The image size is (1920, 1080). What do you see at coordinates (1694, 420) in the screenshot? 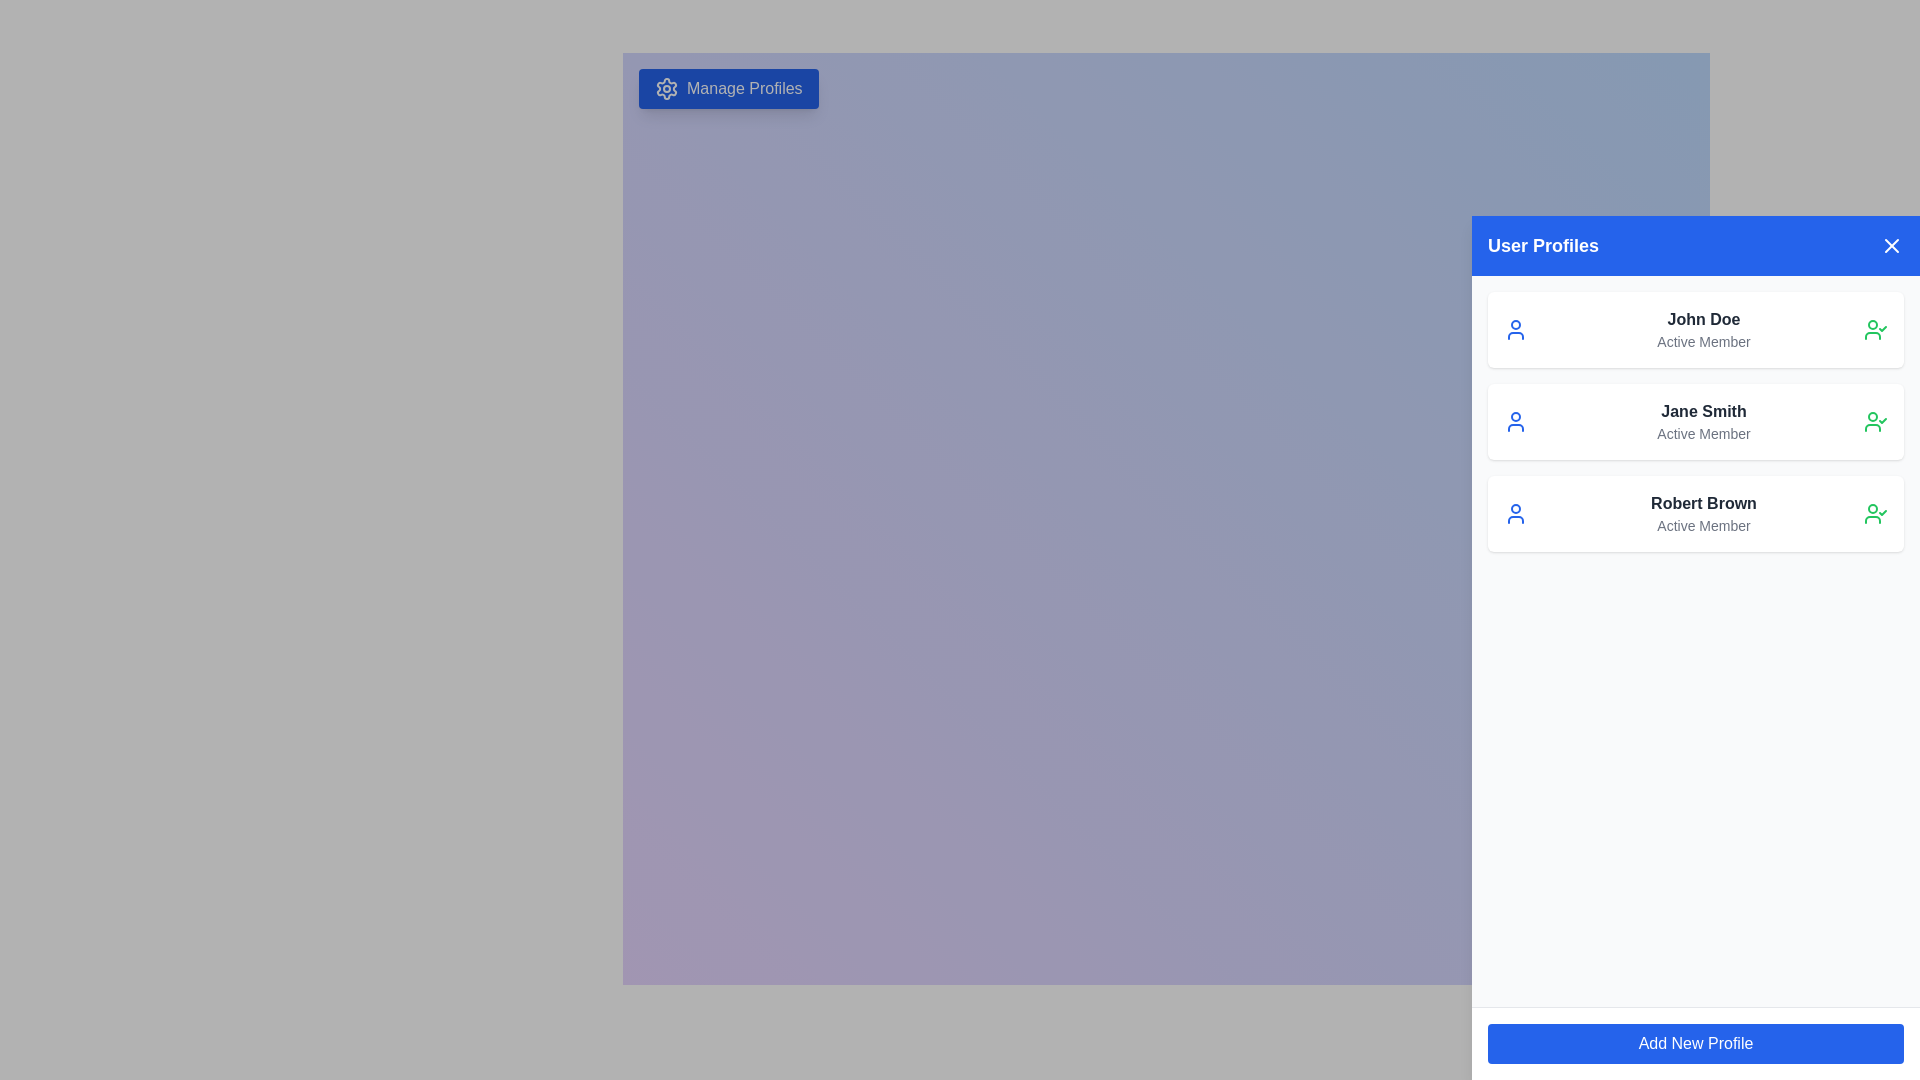
I see `the second profile card in the 'User Profiles' panel` at bounding box center [1694, 420].